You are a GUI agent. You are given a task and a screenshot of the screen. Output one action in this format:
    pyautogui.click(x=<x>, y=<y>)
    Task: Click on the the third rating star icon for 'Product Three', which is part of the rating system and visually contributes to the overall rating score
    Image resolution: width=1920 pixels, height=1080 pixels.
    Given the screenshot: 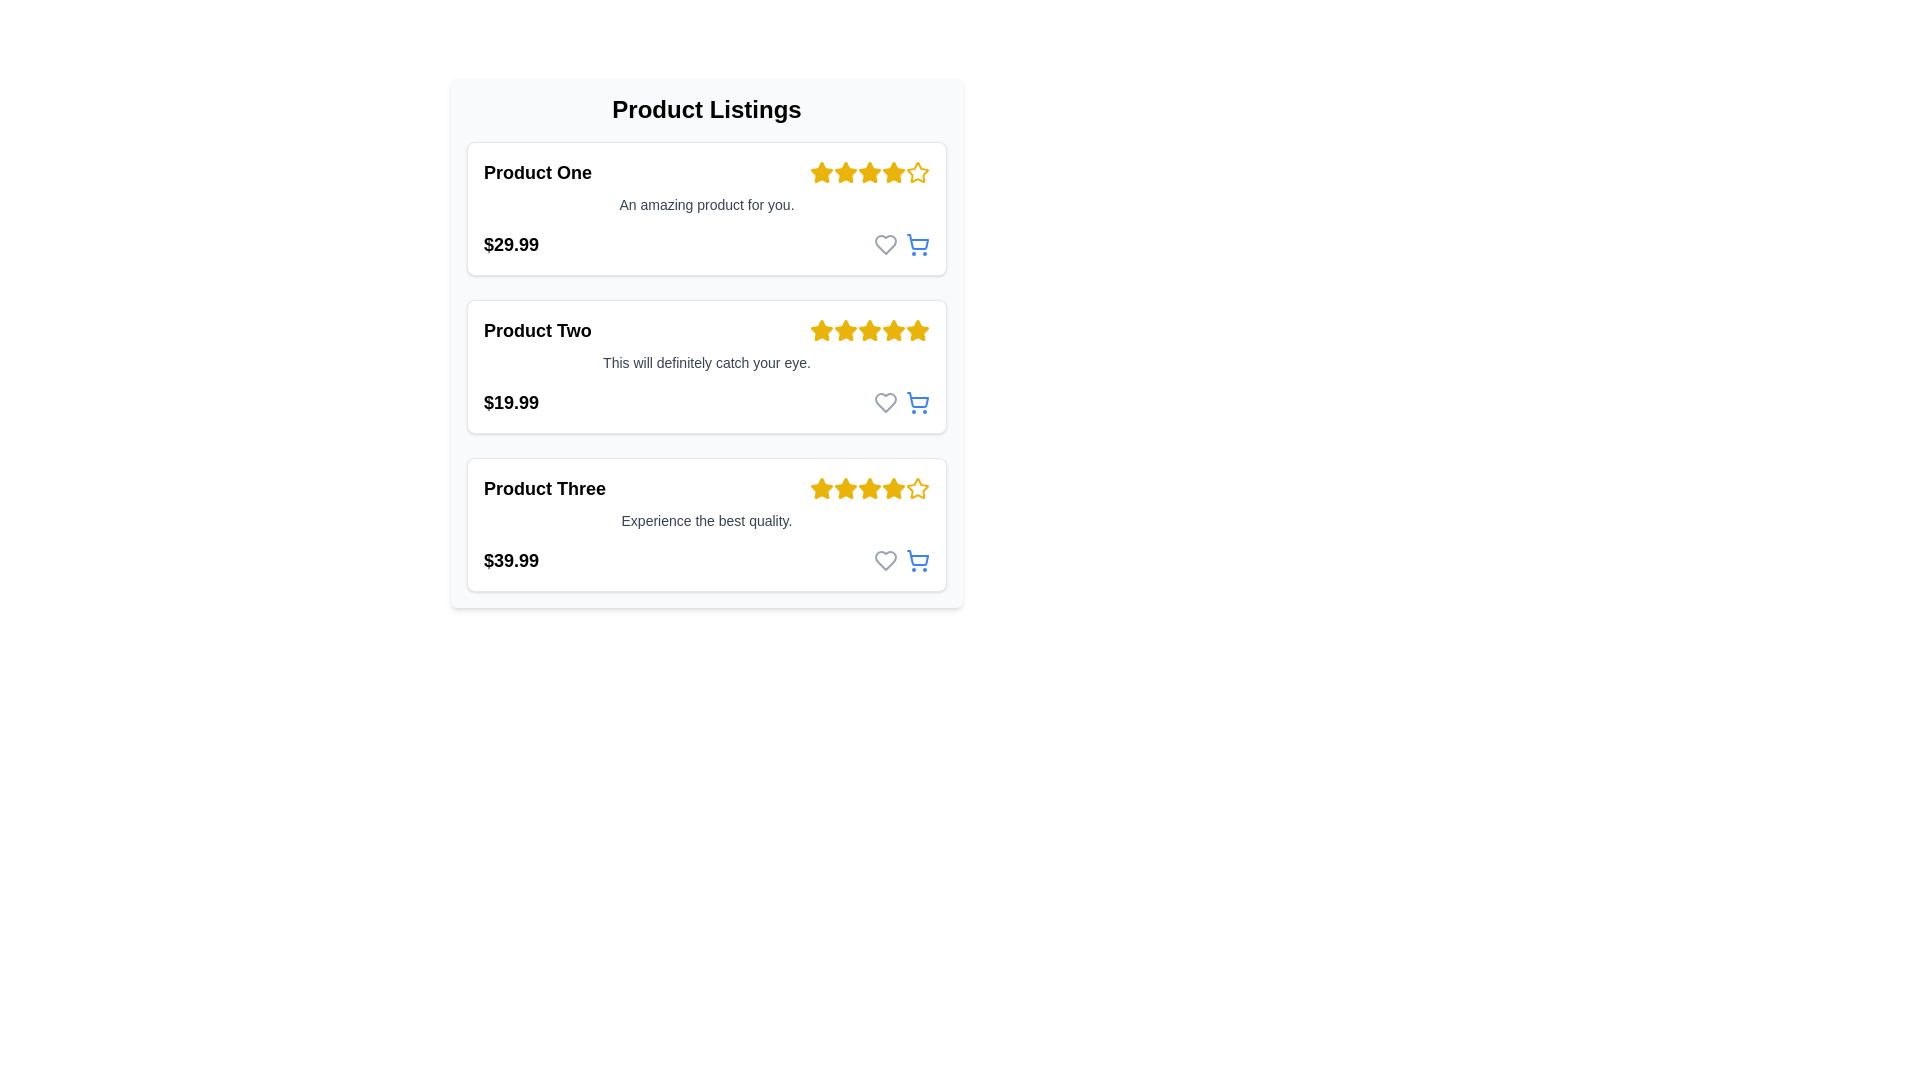 What is the action you would take?
    pyautogui.click(x=869, y=488)
    